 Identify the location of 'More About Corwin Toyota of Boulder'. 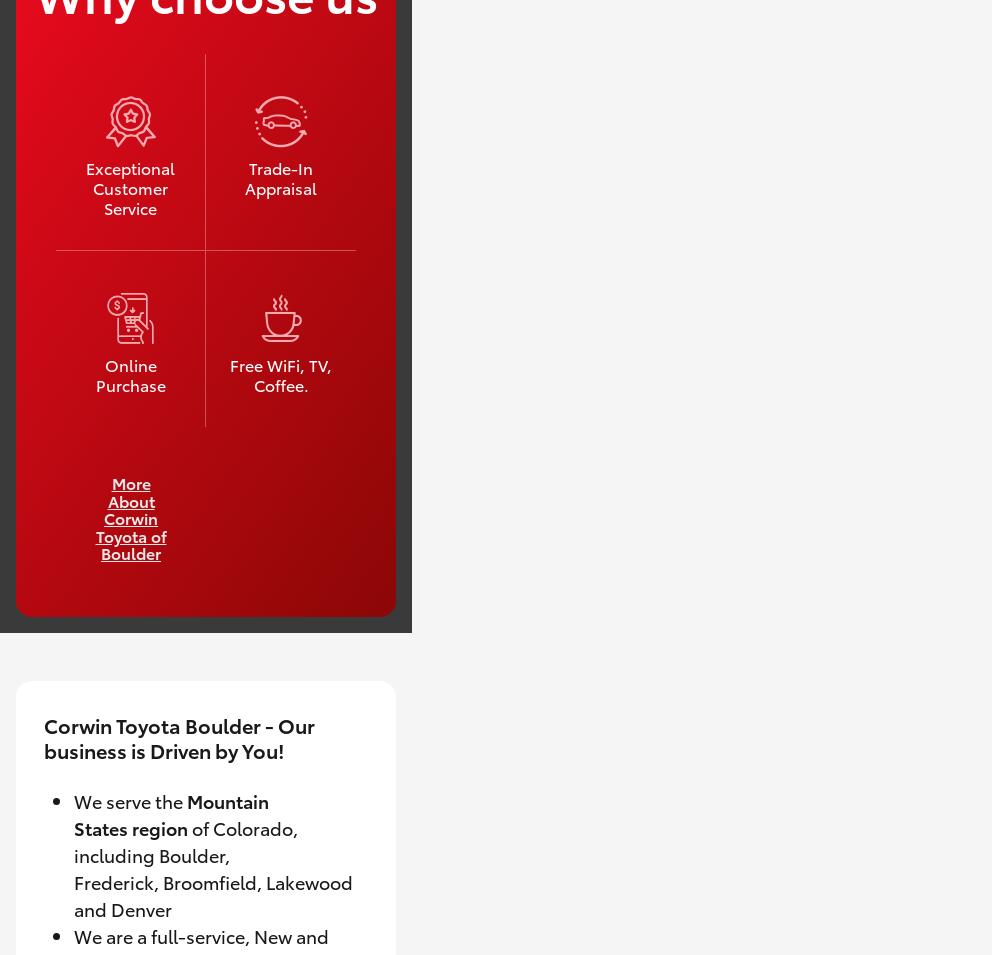
(130, 517).